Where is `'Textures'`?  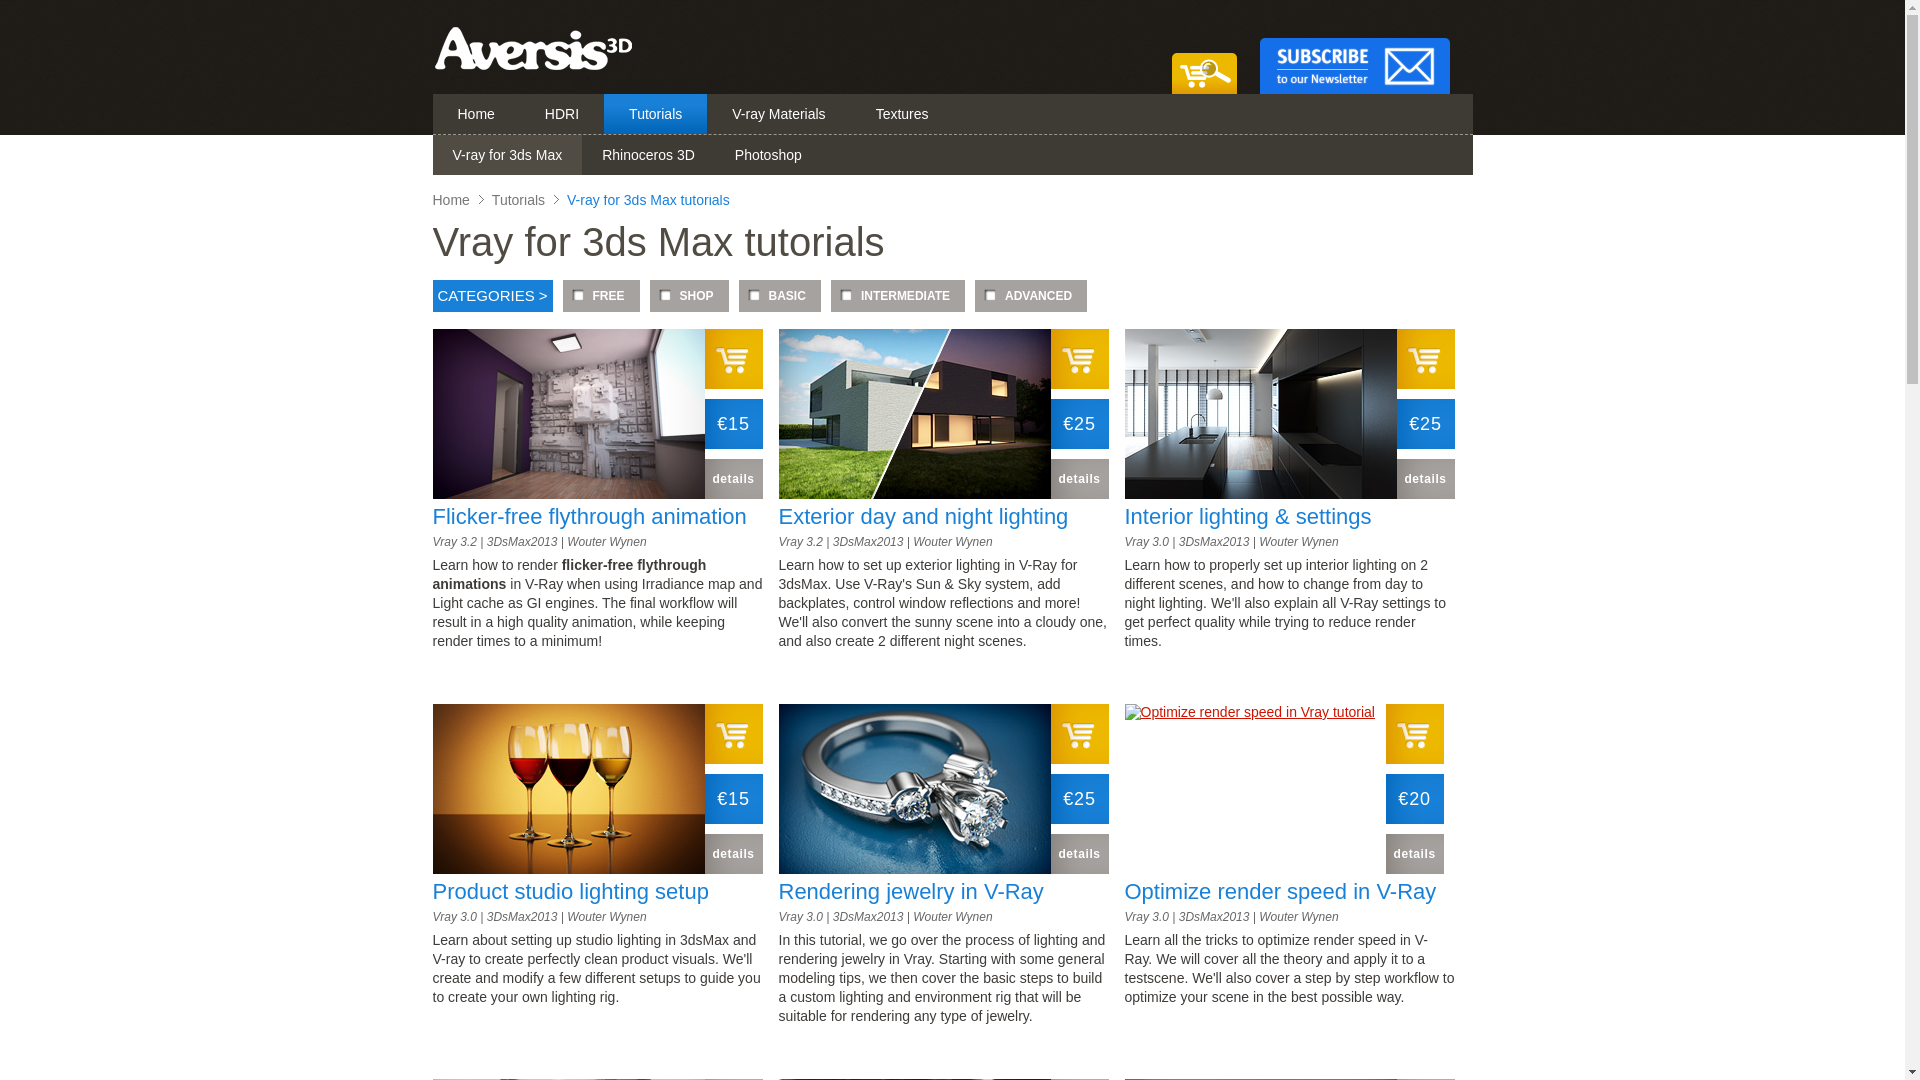 'Textures' is located at coordinates (901, 114).